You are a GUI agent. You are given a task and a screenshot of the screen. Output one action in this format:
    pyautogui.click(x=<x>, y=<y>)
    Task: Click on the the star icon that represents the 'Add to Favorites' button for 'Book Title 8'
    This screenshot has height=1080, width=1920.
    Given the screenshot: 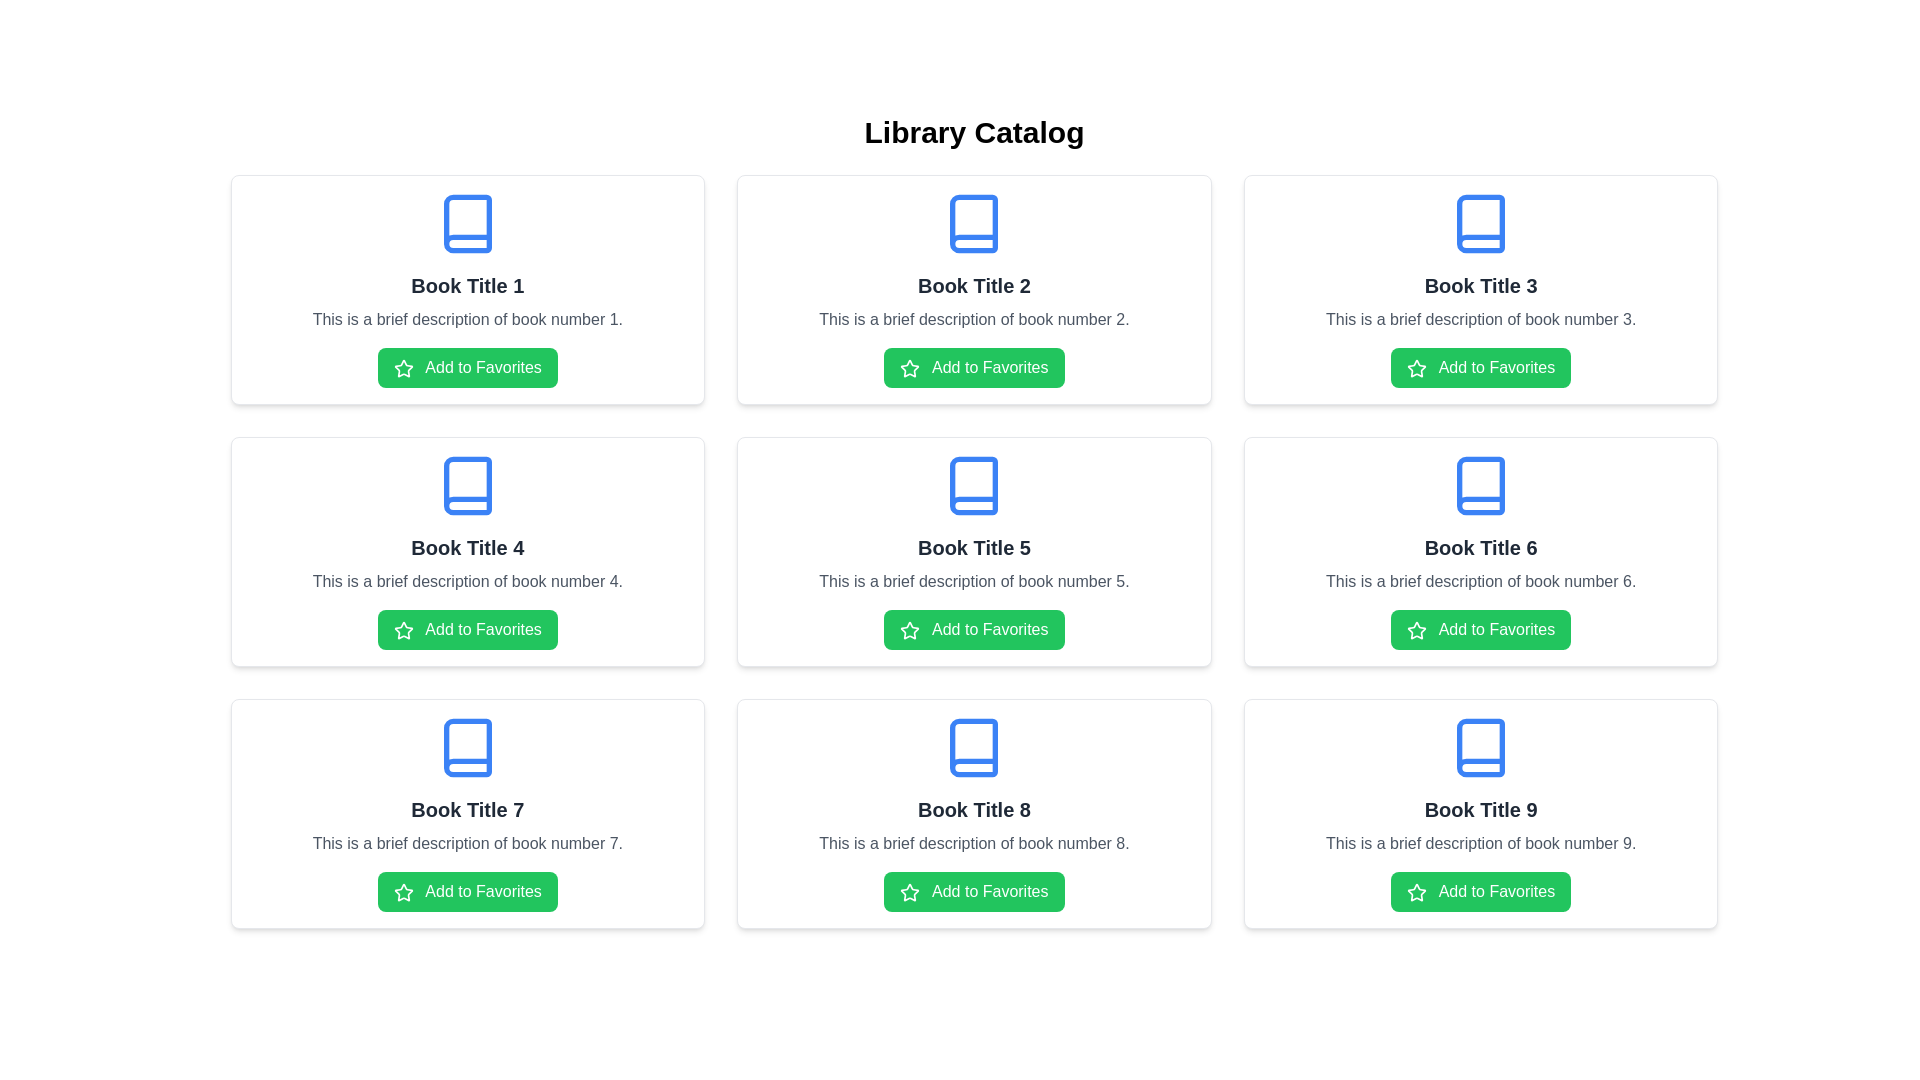 What is the action you would take?
    pyautogui.click(x=909, y=891)
    